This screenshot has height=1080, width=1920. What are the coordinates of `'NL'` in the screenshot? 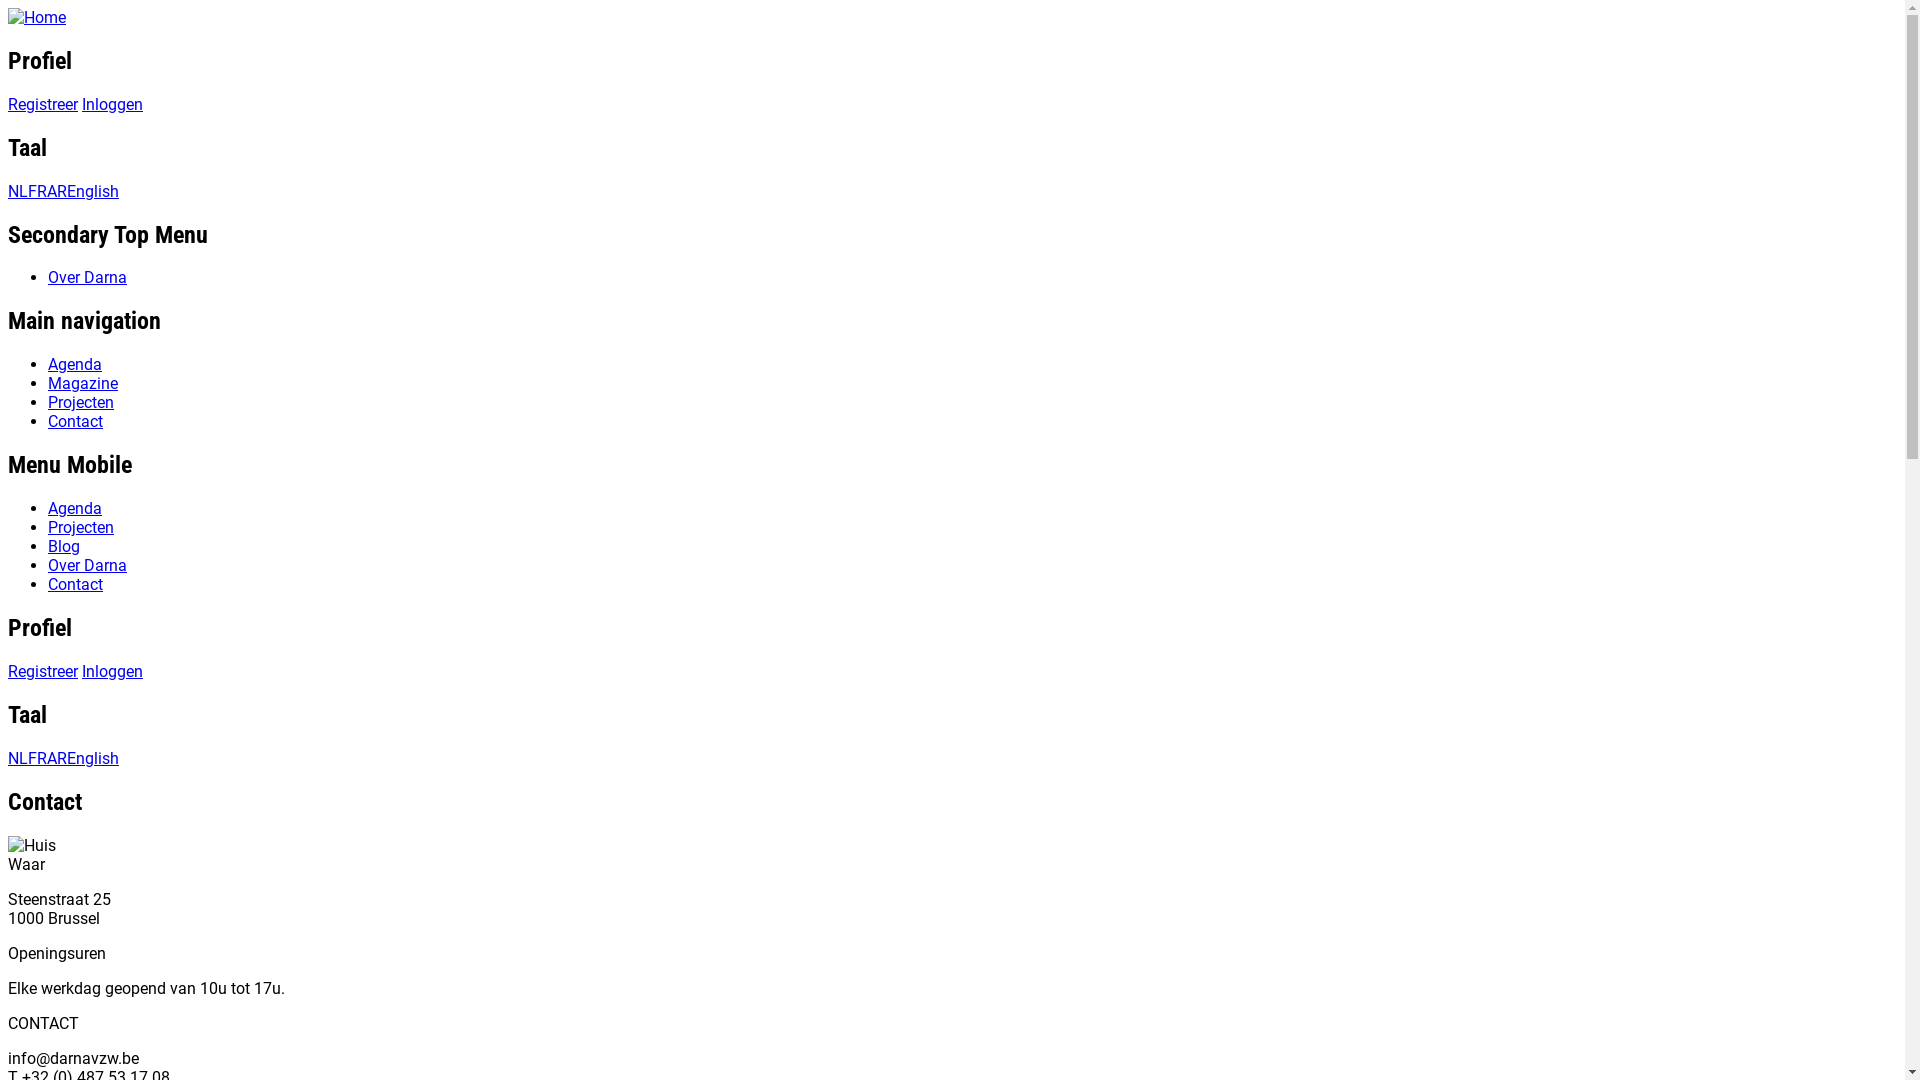 It's located at (18, 191).